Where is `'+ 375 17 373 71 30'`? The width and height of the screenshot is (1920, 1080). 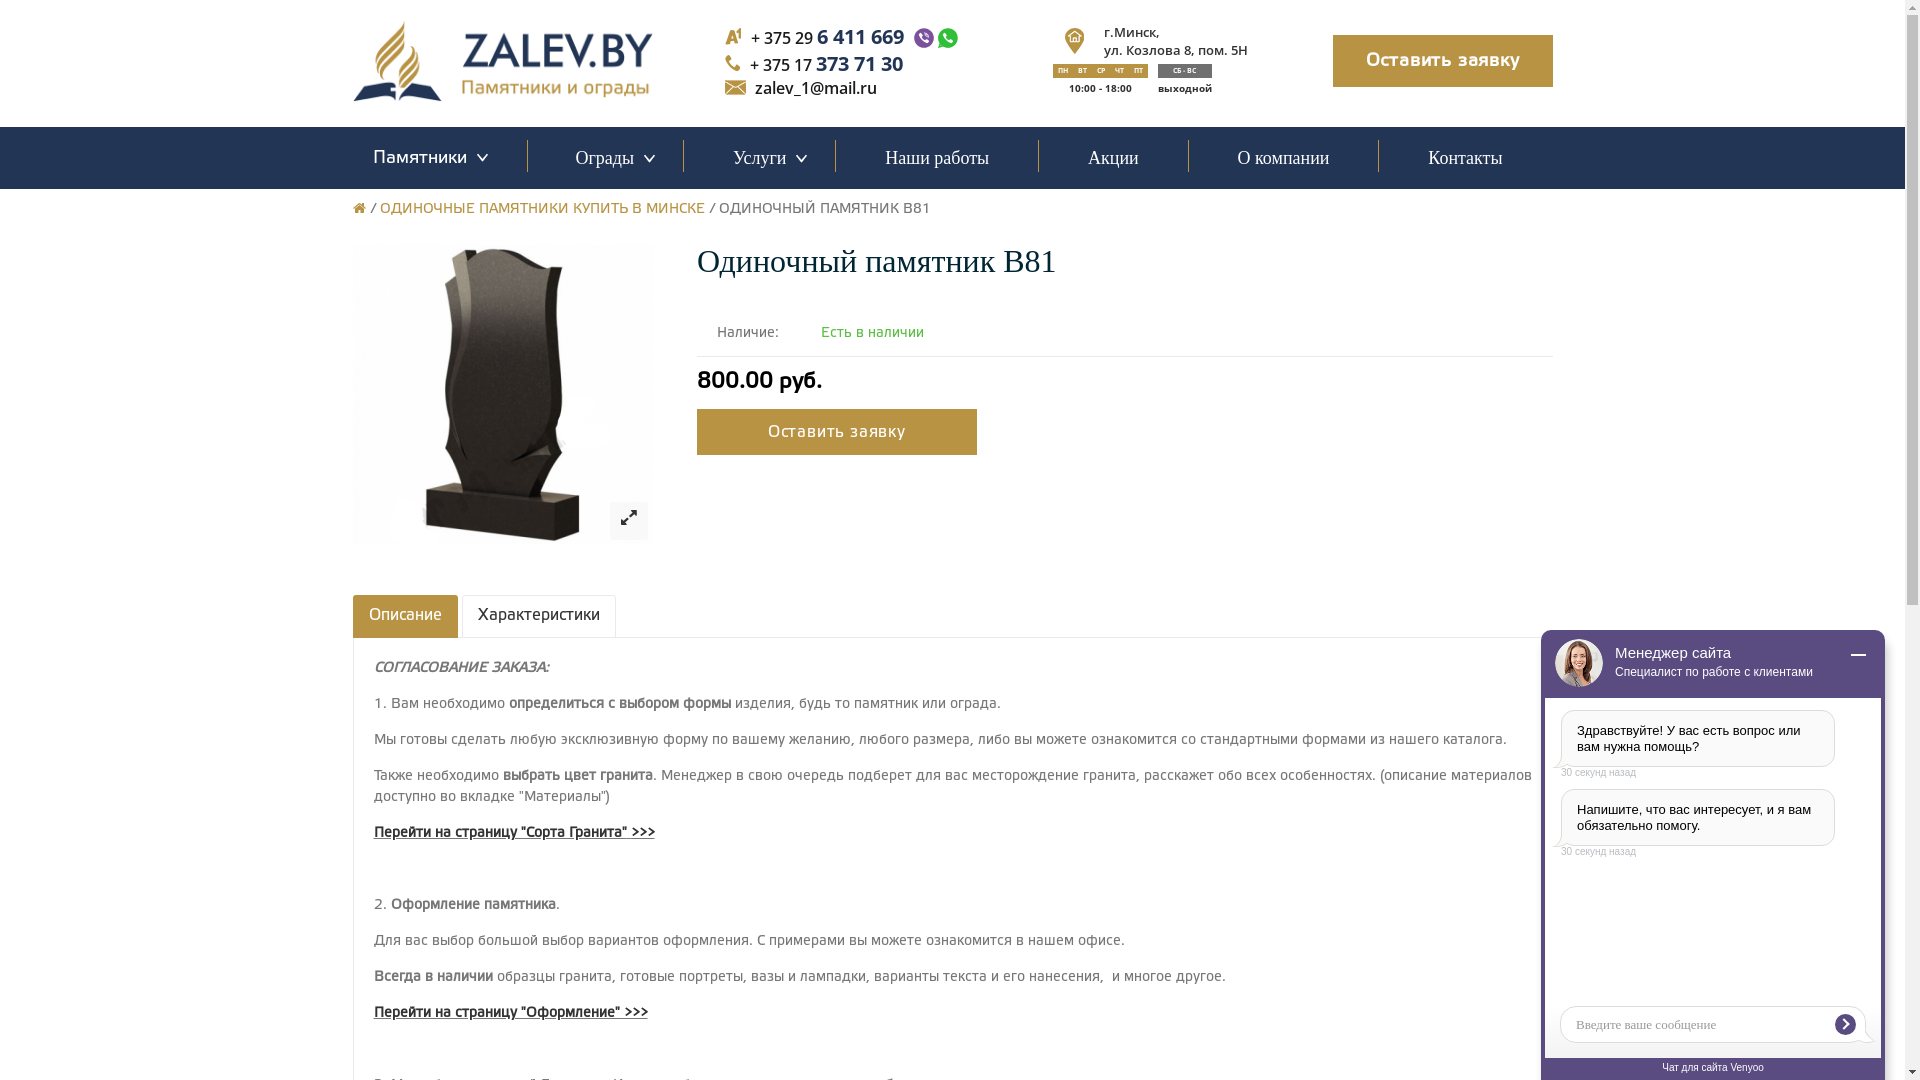 '+ 375 17 373 71 30' is located at coordinates (826, 62).